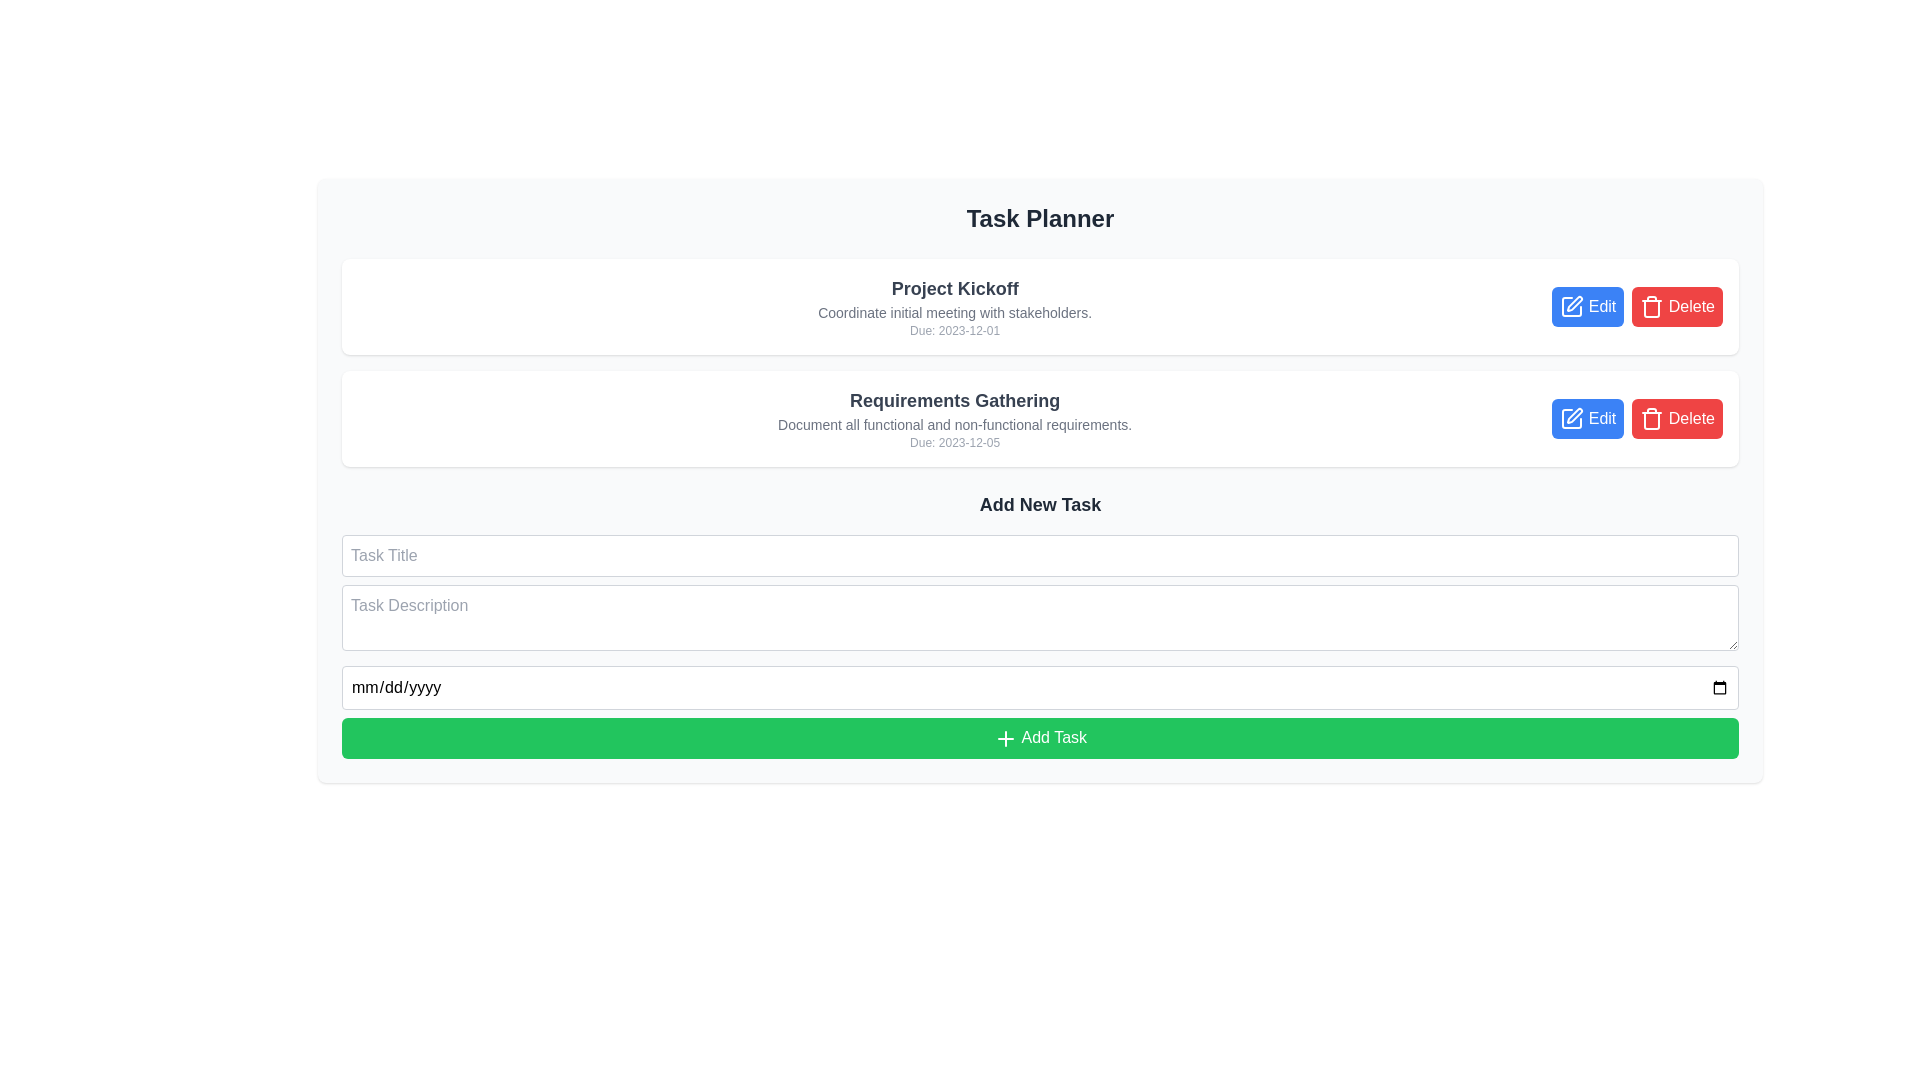  I want to click on the edit icon button located at the top right of the task card, so click(1573, 304).